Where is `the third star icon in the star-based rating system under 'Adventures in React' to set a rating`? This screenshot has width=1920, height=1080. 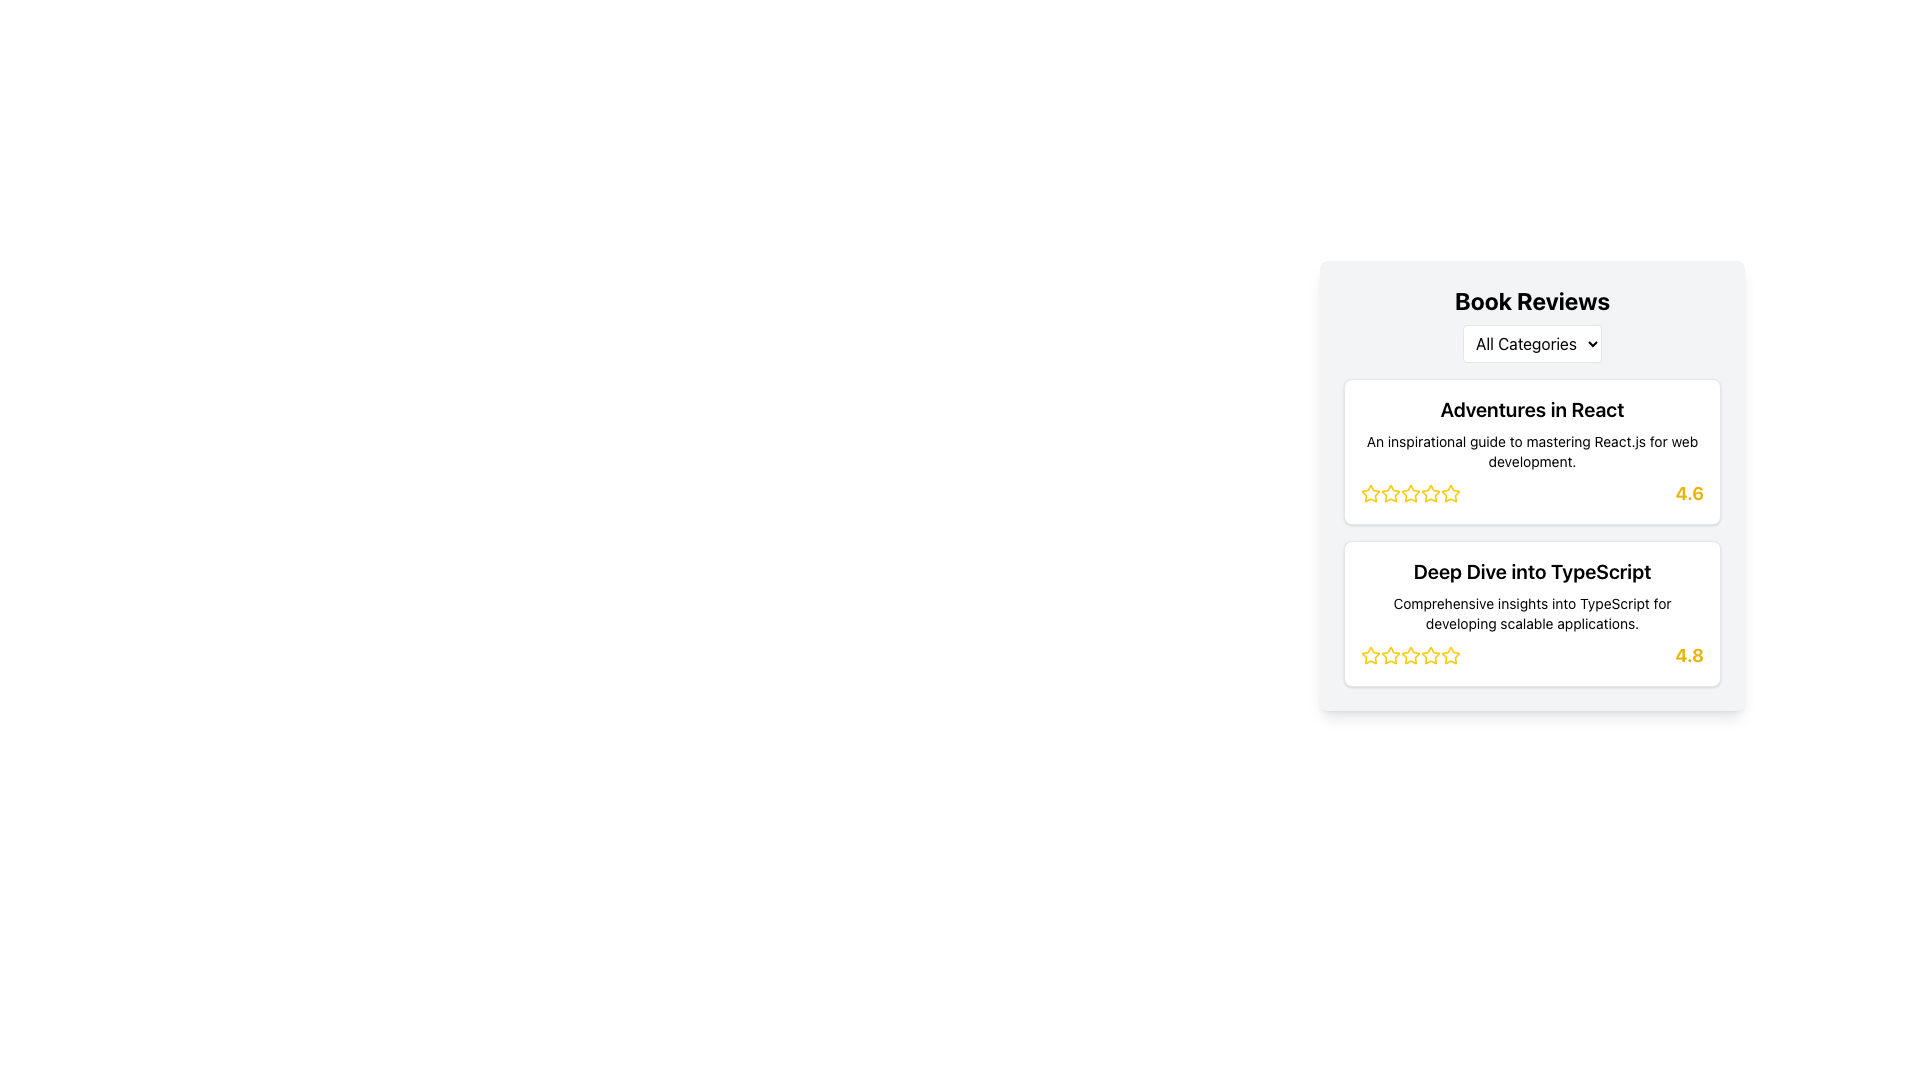 the third star icon in the star-based rating system under 'Adventures in React' to set a rating is located at coordinates (1429, 493).